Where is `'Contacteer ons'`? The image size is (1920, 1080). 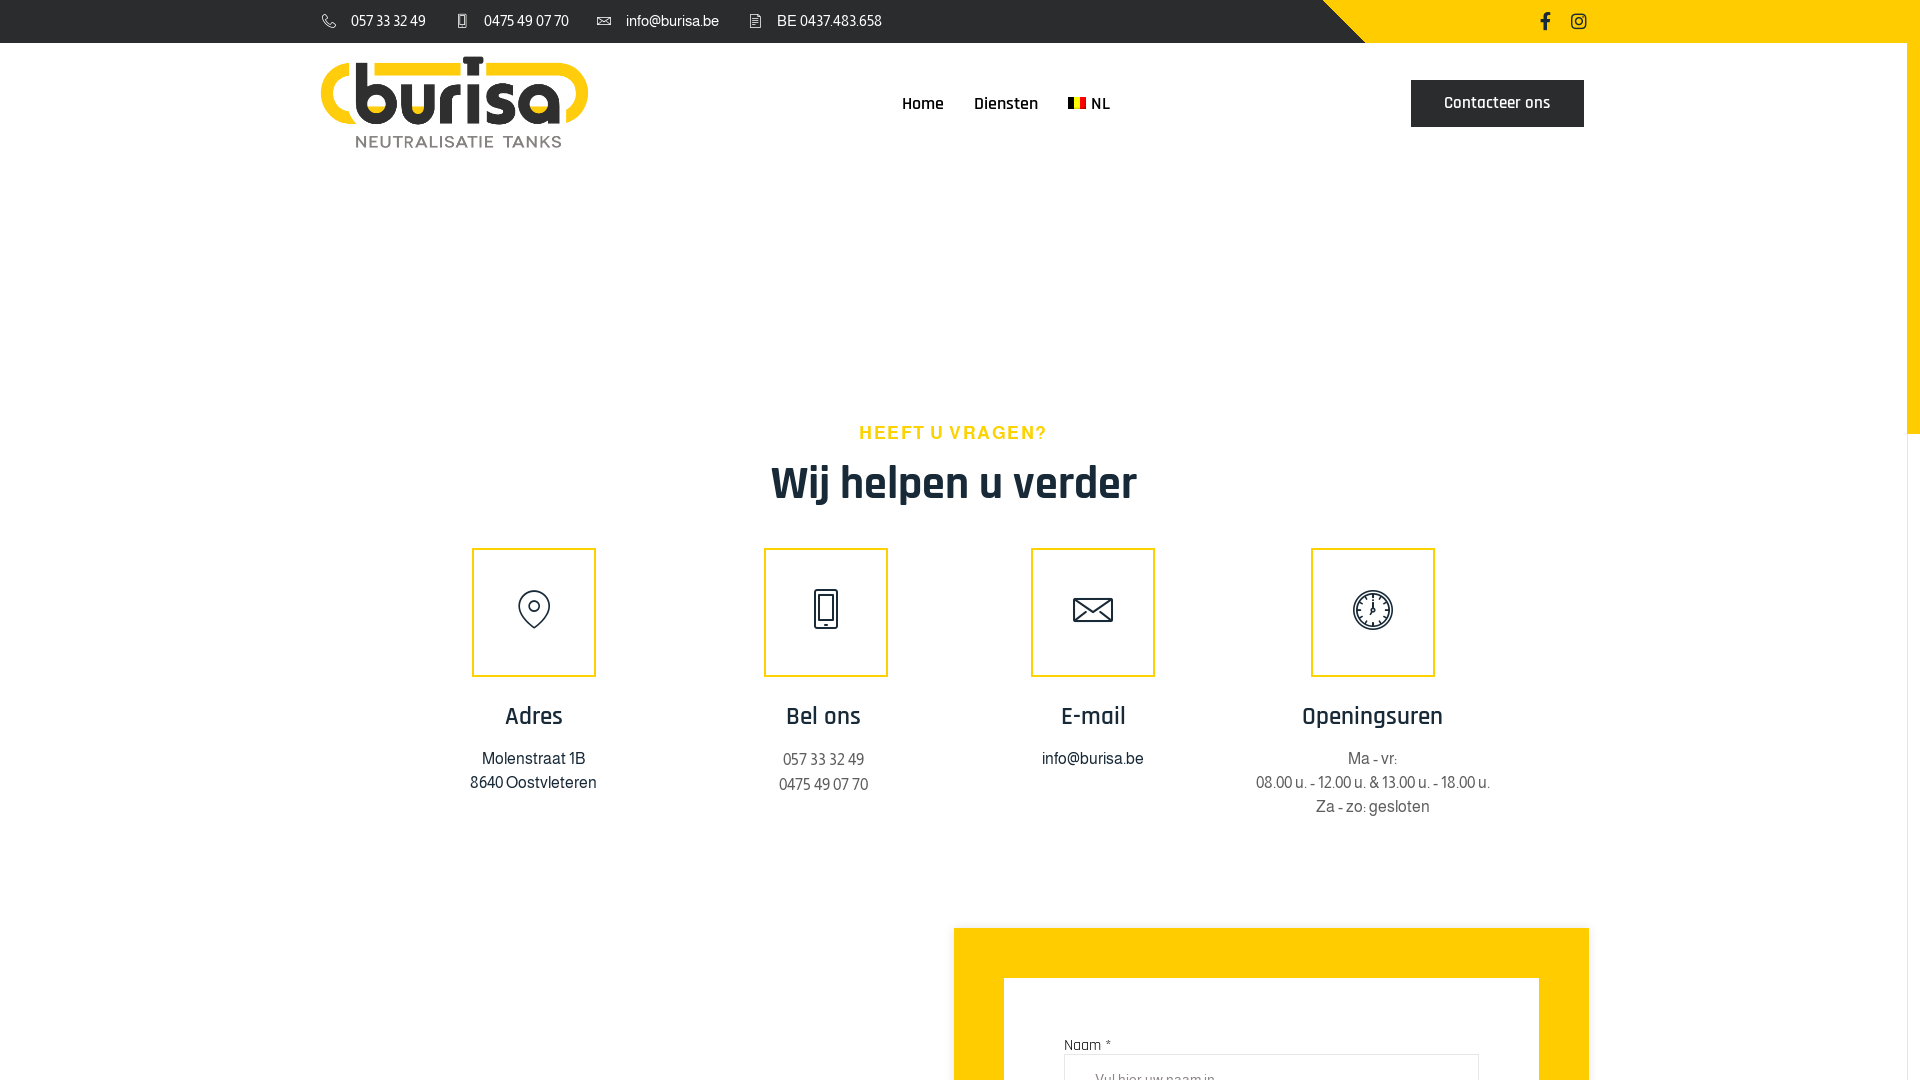 'Contacteer ons' is located at coordinates (1497, 103).